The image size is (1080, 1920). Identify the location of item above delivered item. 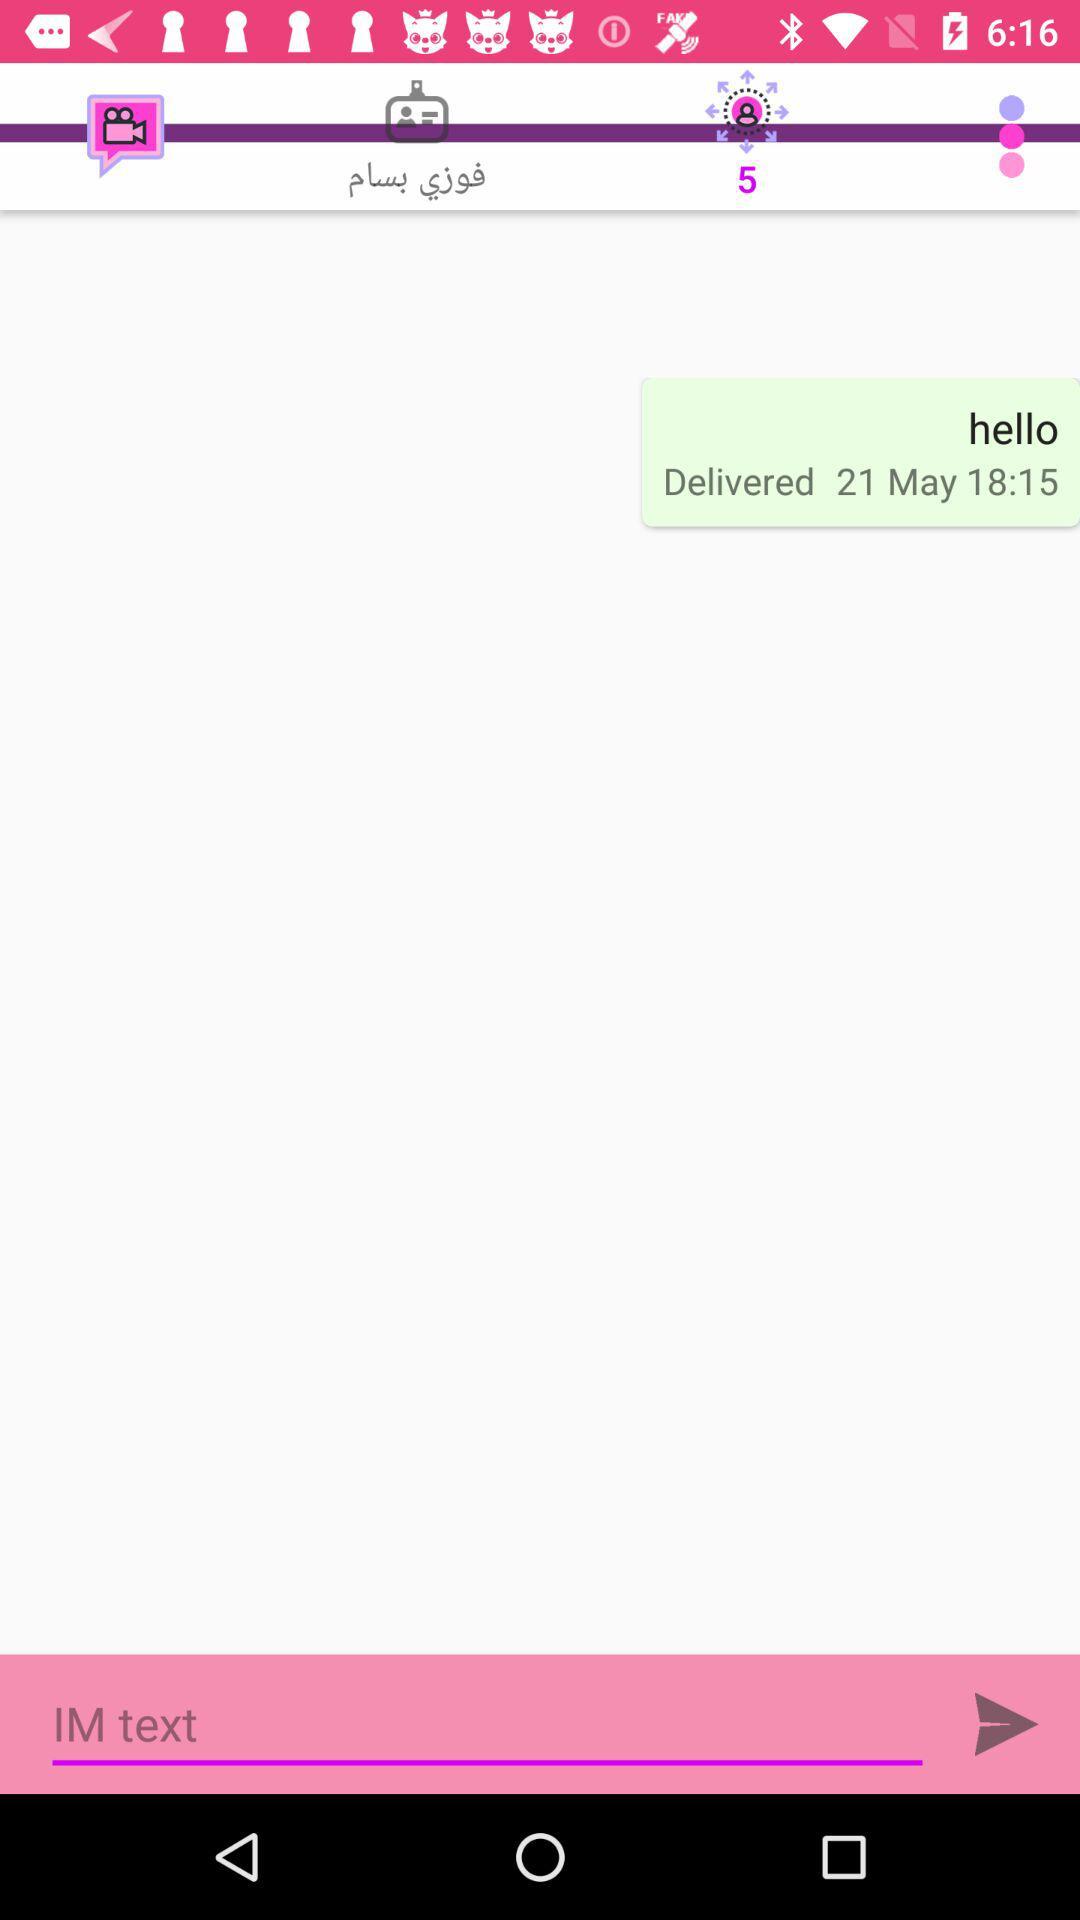
(747, 135).